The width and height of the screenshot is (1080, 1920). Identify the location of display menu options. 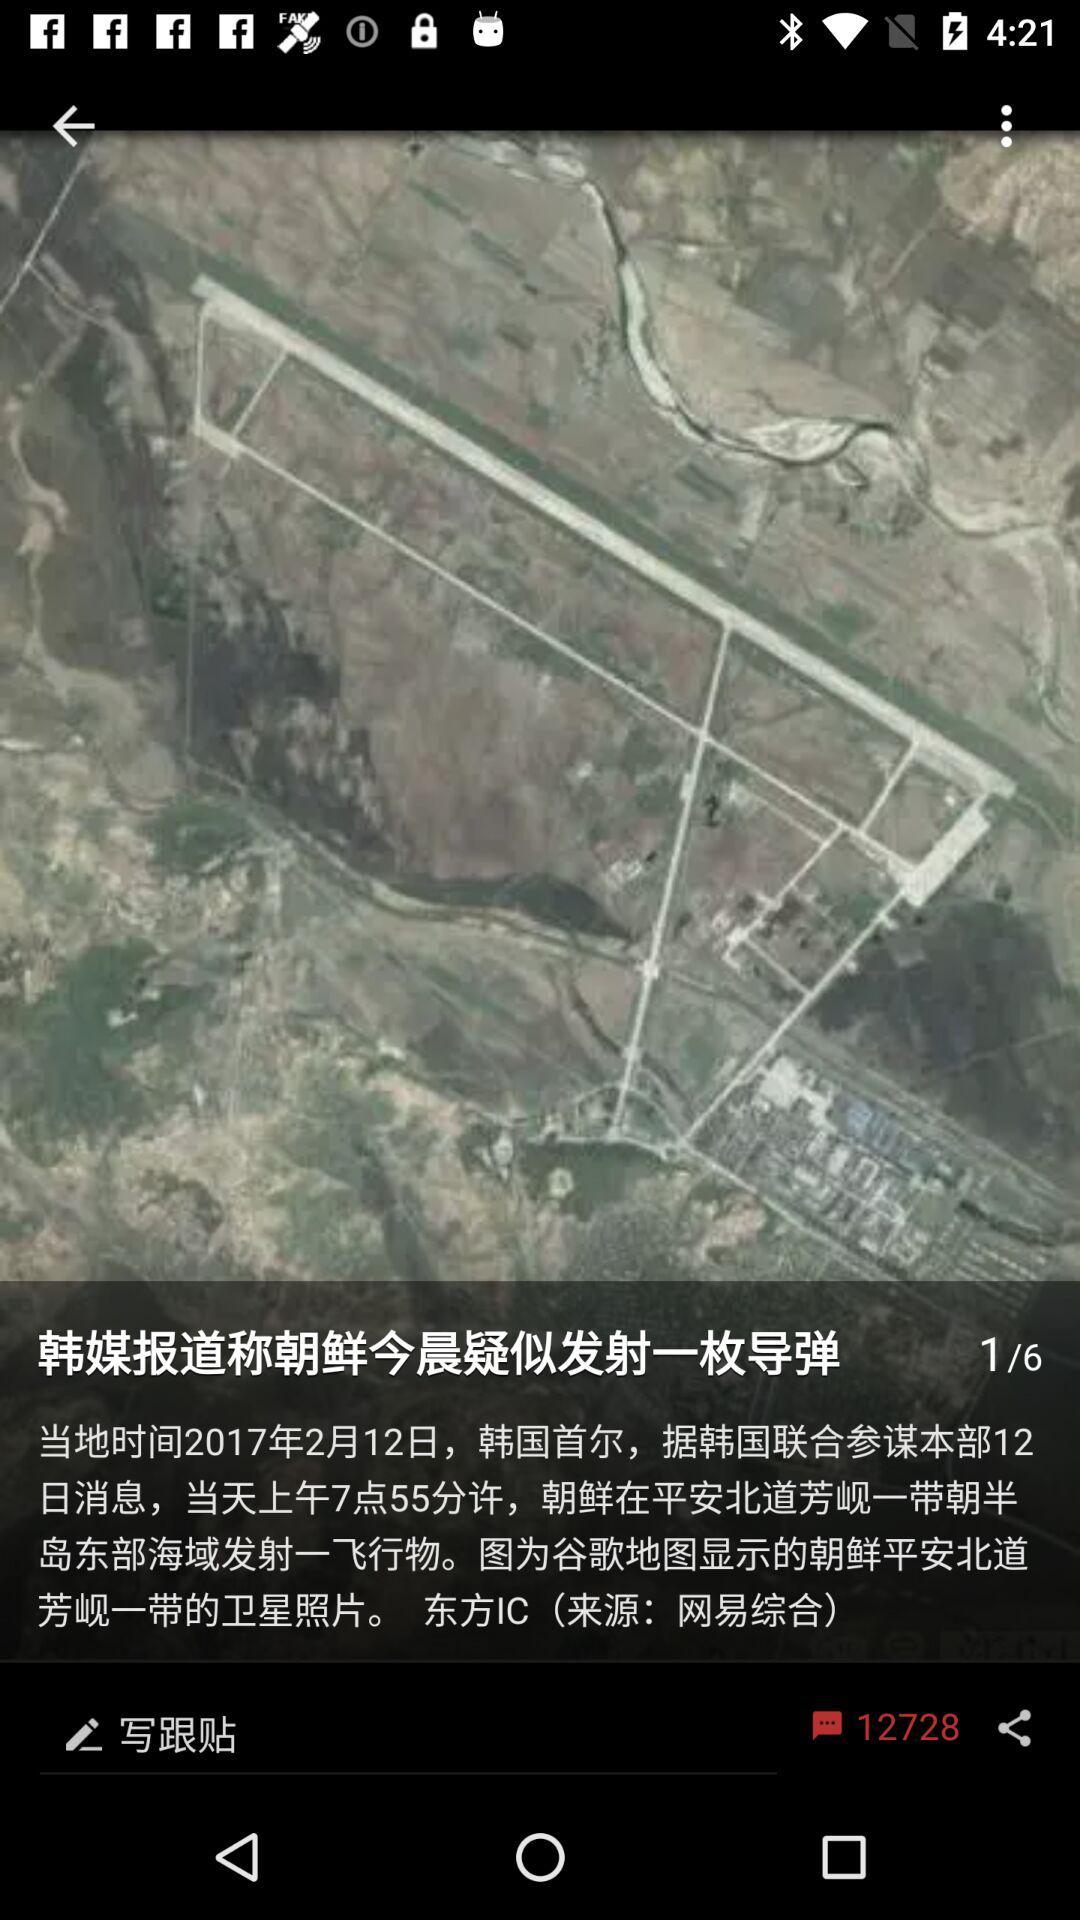
(1014, 1727).